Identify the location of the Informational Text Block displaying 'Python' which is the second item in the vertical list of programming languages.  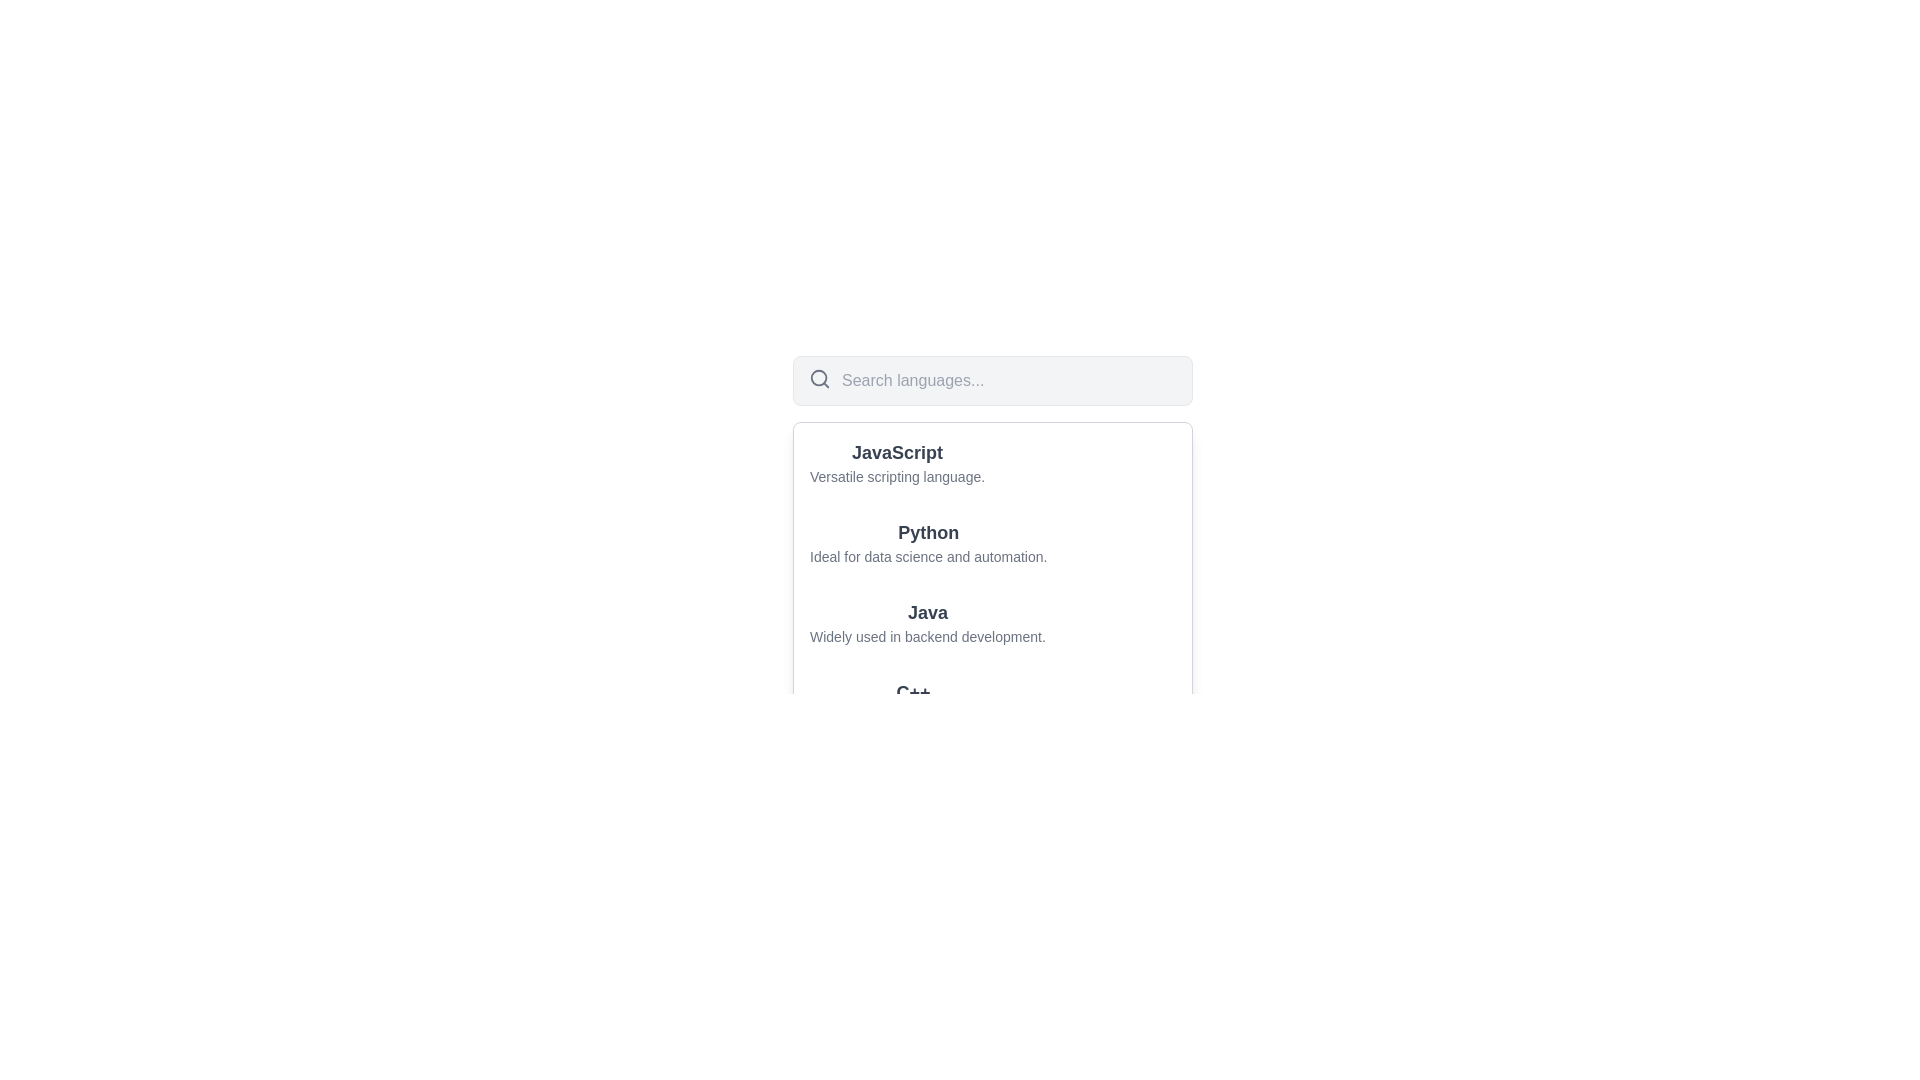
(993, 543).